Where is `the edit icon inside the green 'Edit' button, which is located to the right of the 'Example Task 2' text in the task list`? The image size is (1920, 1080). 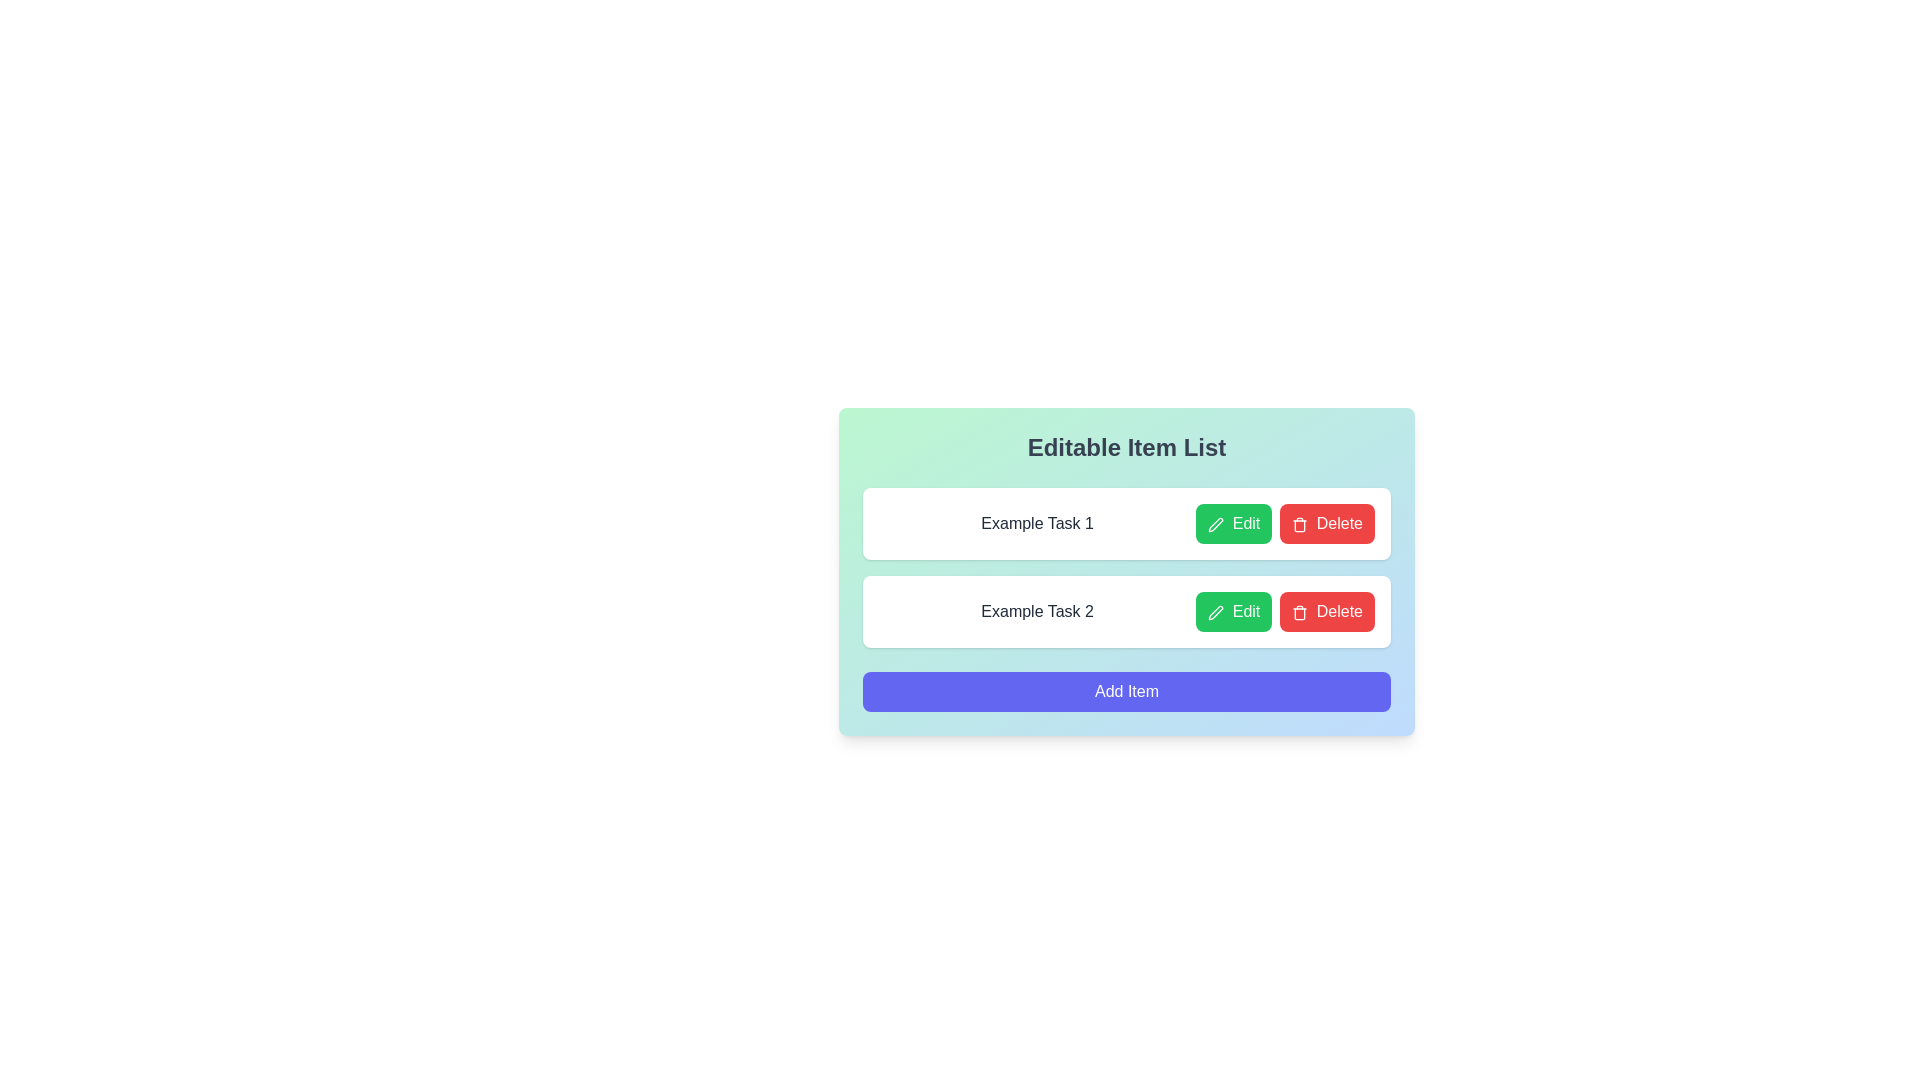
the edit icon inside the green 'Edit' button, which is located to the right of the 'Example Task 2' text in the task list is located at coordinates (1215, 611).